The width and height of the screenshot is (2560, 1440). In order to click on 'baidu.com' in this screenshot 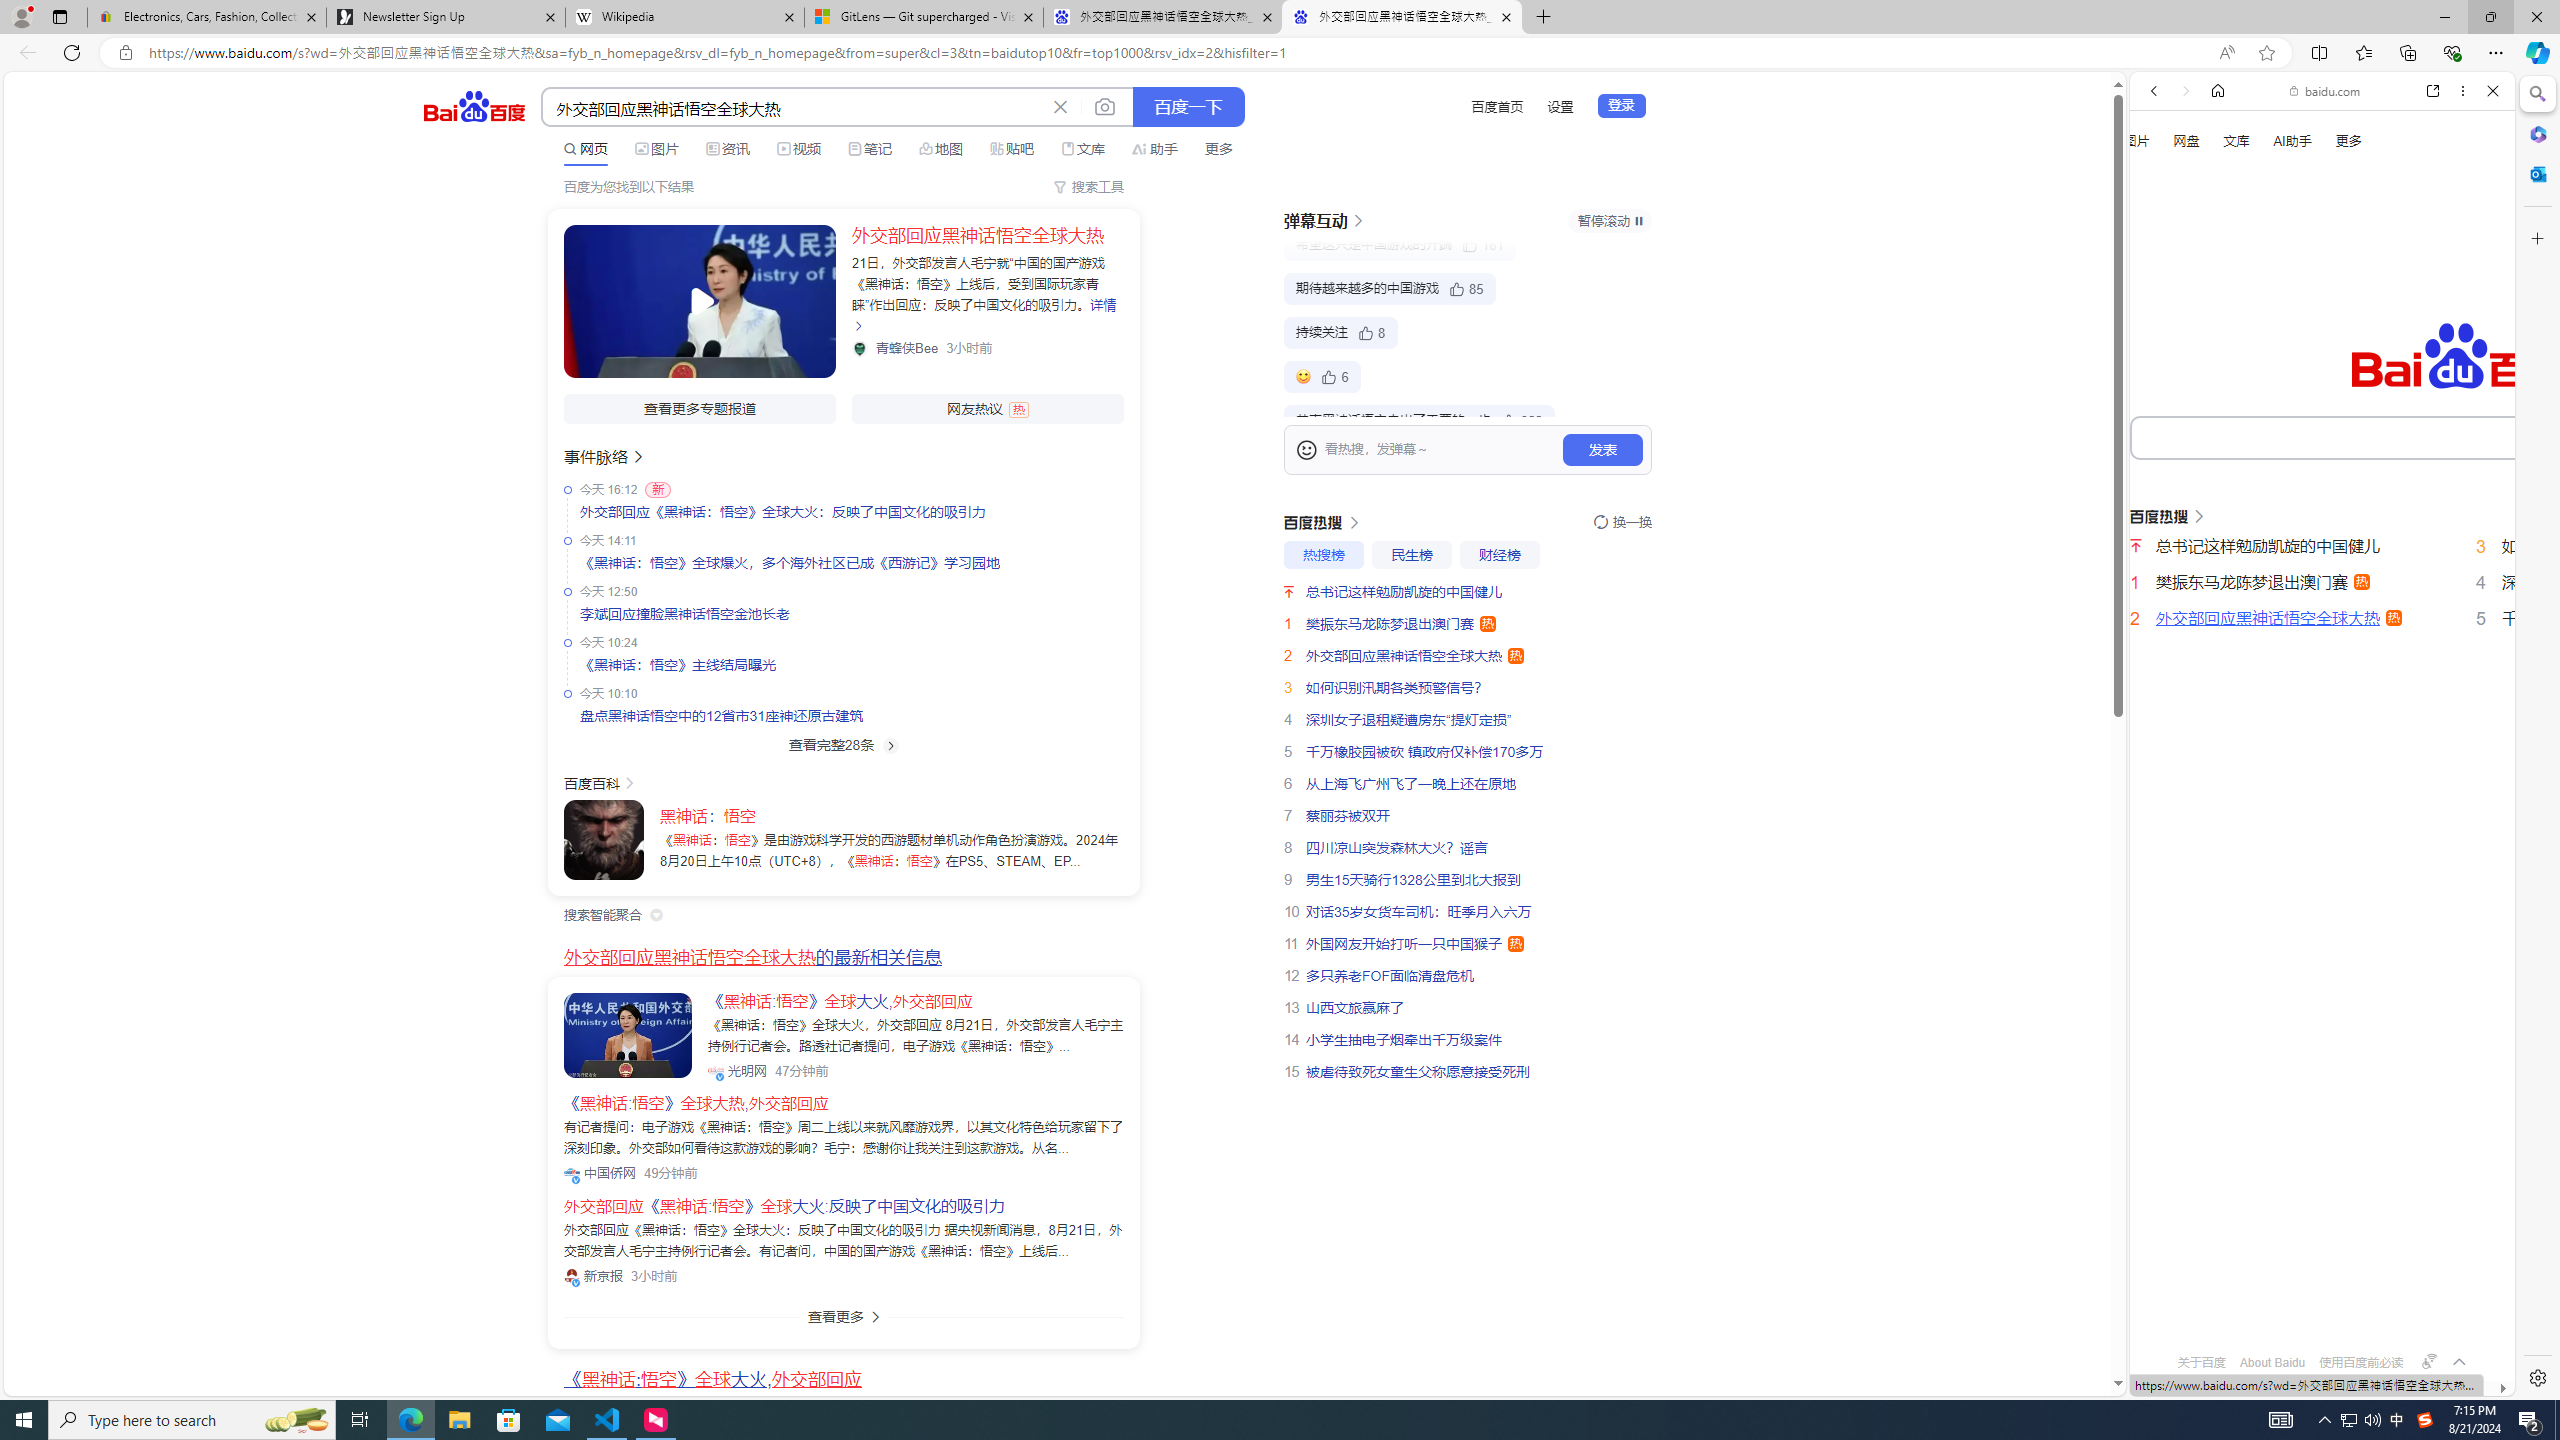, I will do `click(2327, 91)`.